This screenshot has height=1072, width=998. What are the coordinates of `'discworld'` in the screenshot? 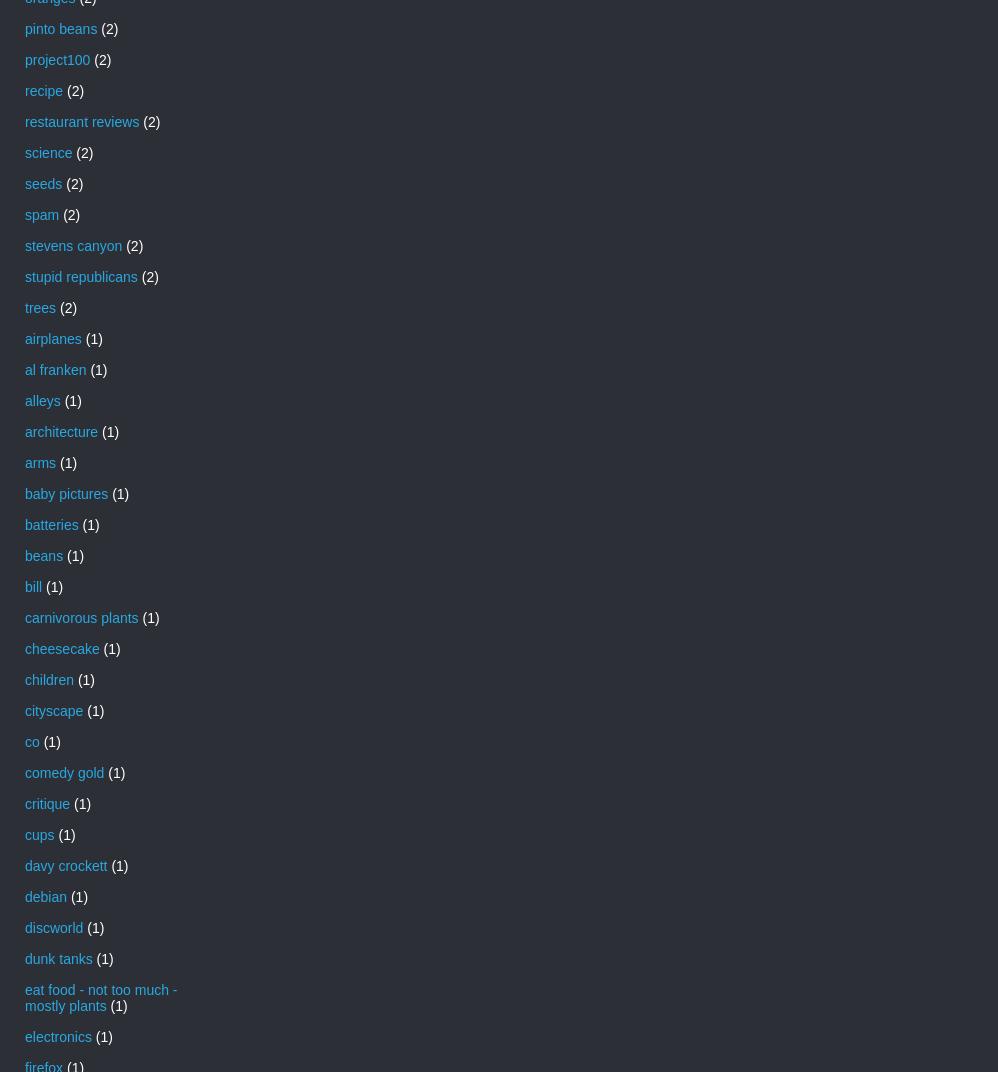 It's located at (25, 926).